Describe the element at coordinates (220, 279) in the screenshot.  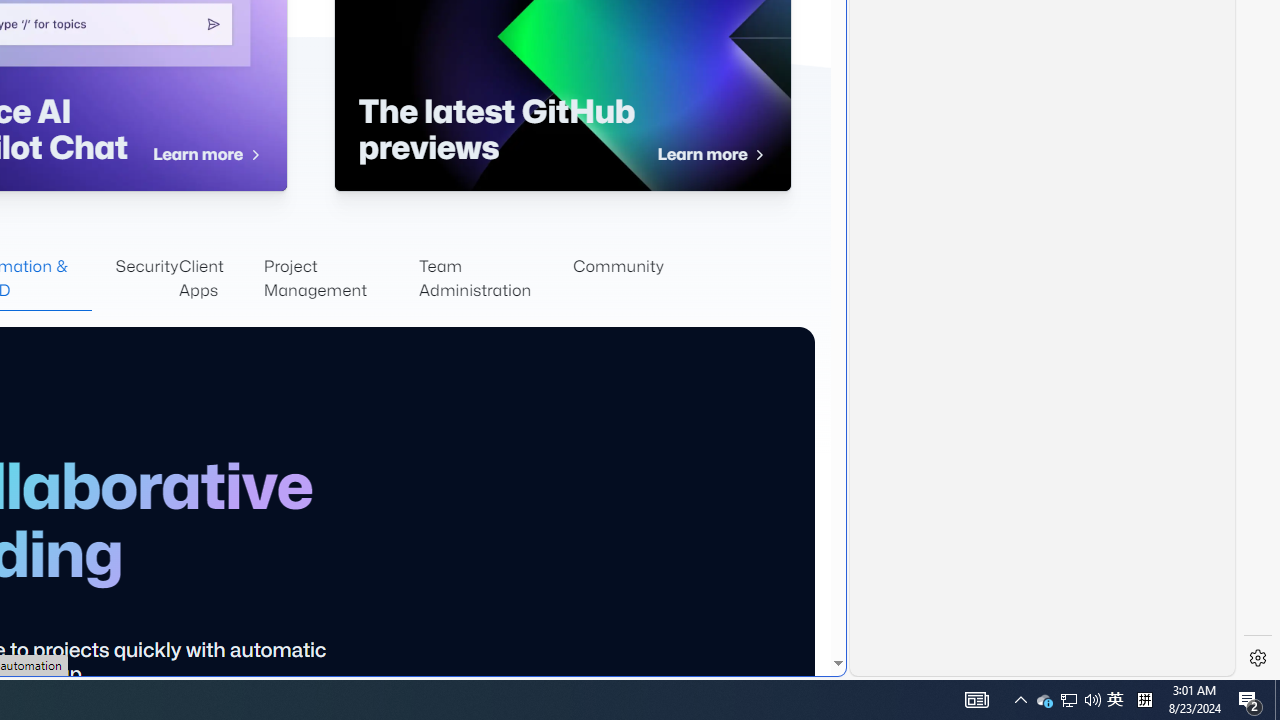
I see `'Client Apps'` at that location.